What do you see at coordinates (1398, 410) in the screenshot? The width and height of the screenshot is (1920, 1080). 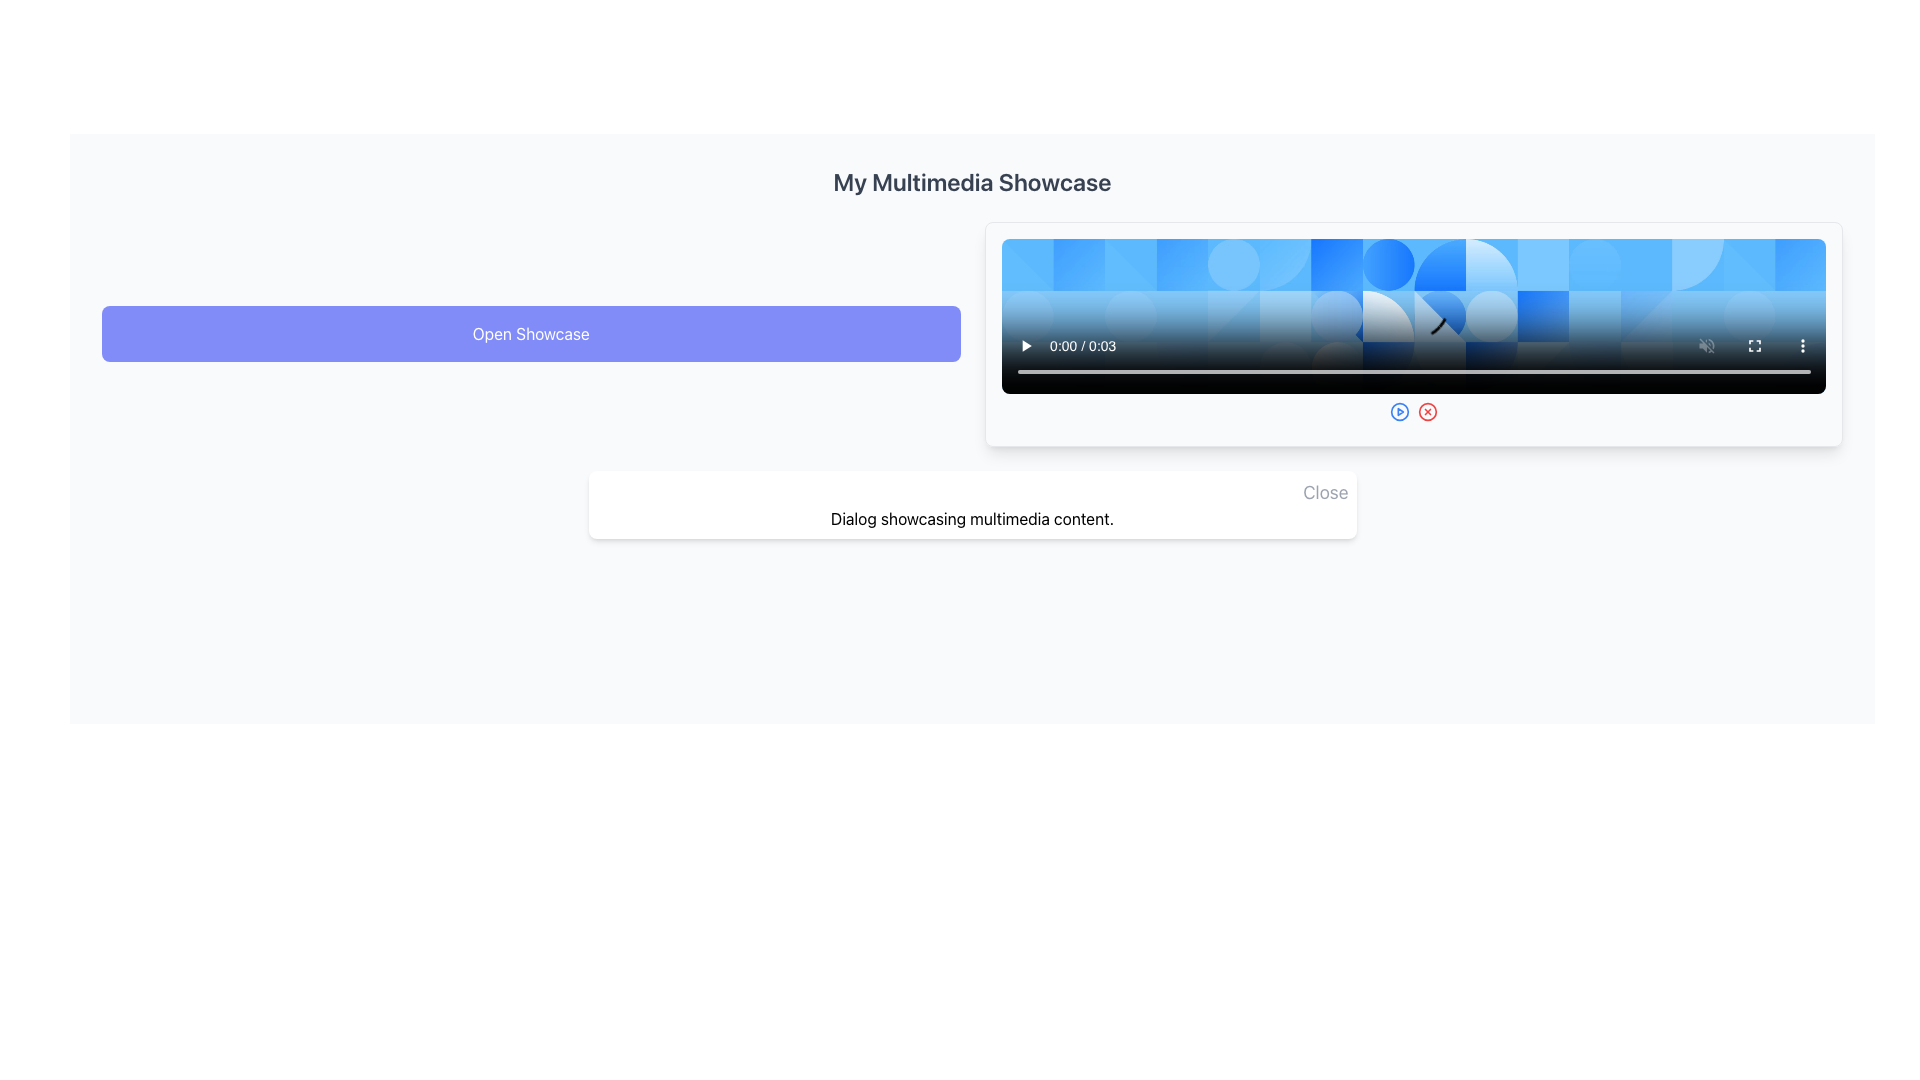 I see `the decorative circular shape that forms part of the larger play button icon located in the top-right area of the layout` at bounding box center [1398, 410].